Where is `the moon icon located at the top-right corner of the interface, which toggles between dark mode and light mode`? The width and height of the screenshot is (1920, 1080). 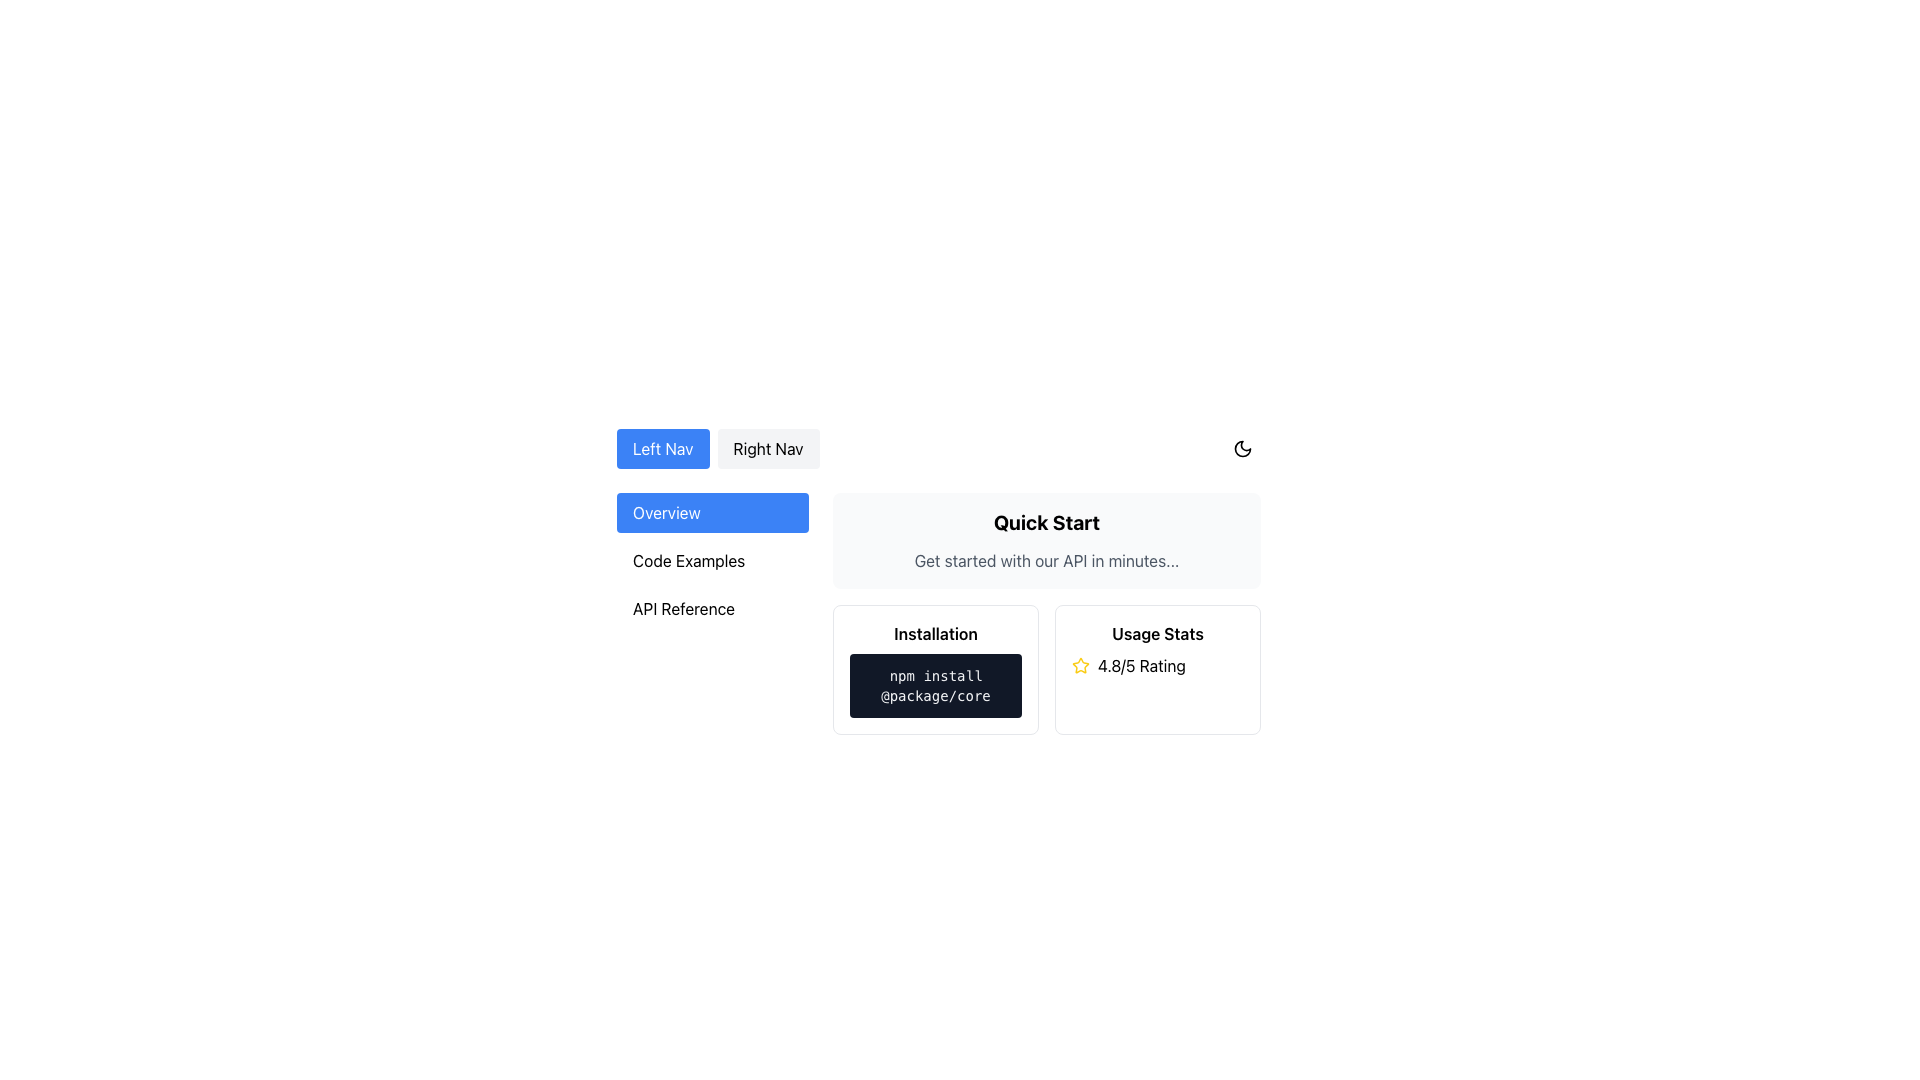
the moon icon located at the top-right corner of the interface, which toggles between dark mode and light mode is located at coordinates (1242, 447).